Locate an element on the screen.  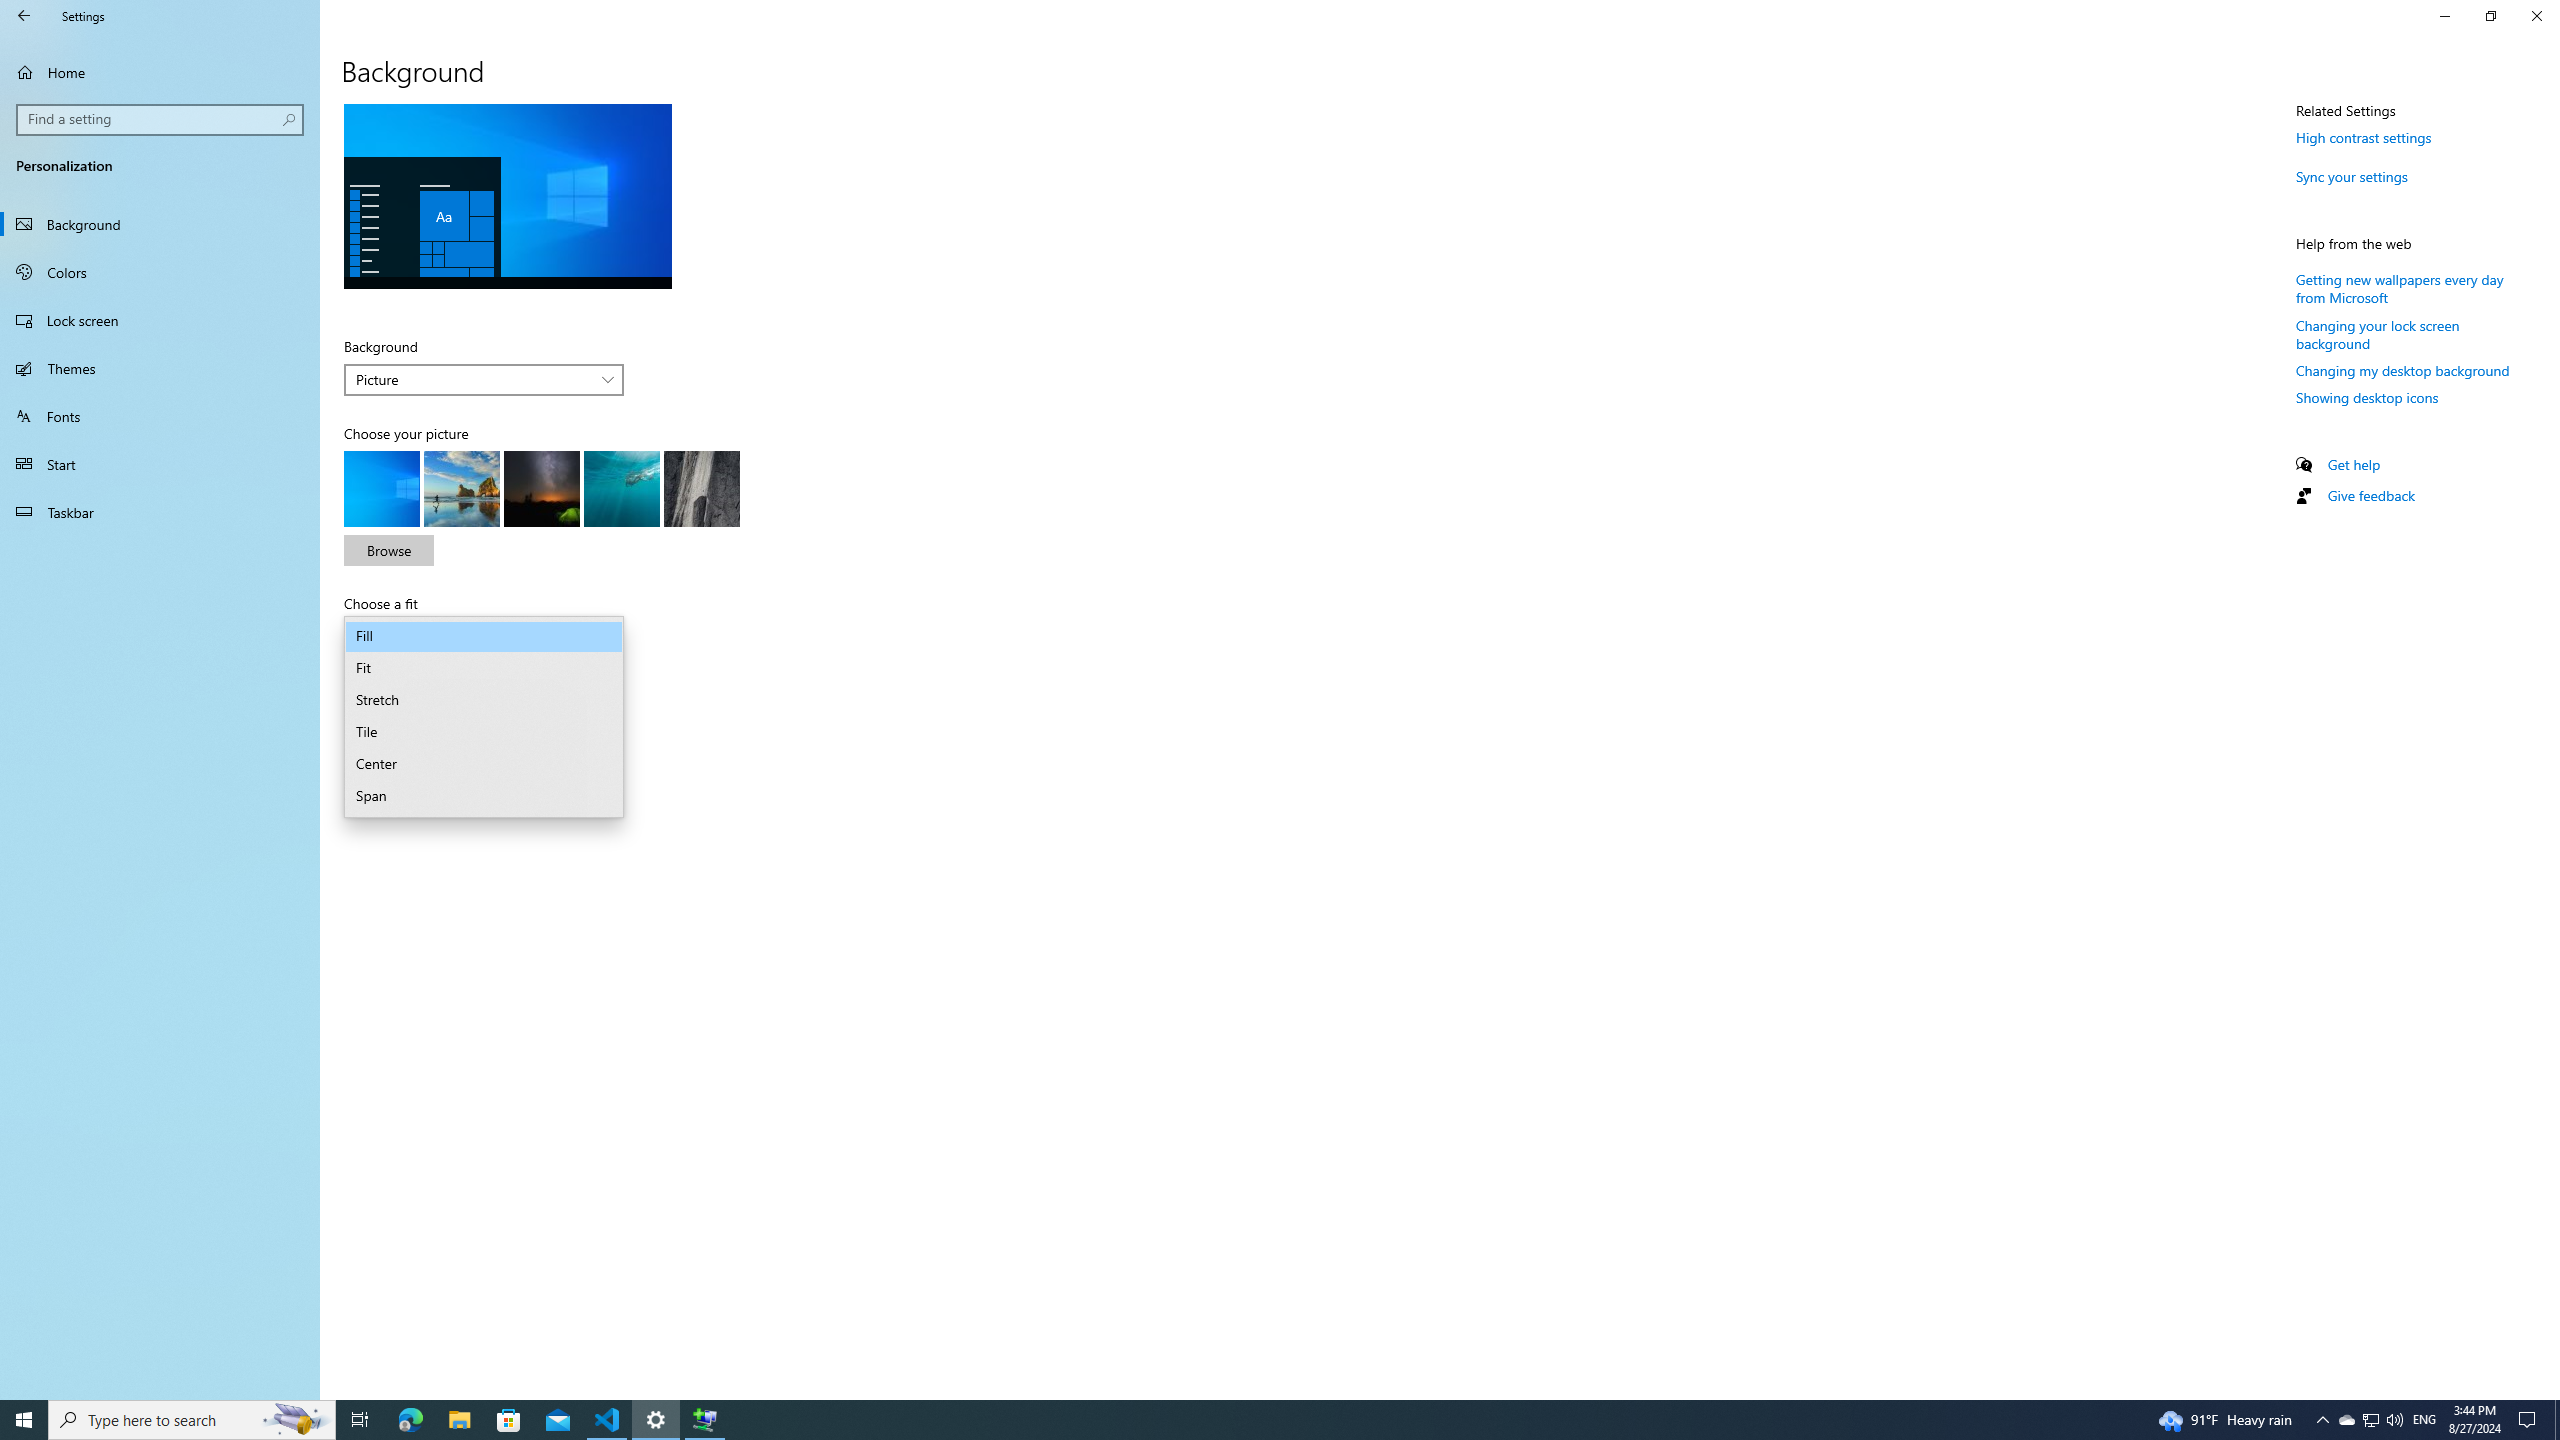
'Visual Studio Code - 1 running window' is located at coordinates (607, 1418).